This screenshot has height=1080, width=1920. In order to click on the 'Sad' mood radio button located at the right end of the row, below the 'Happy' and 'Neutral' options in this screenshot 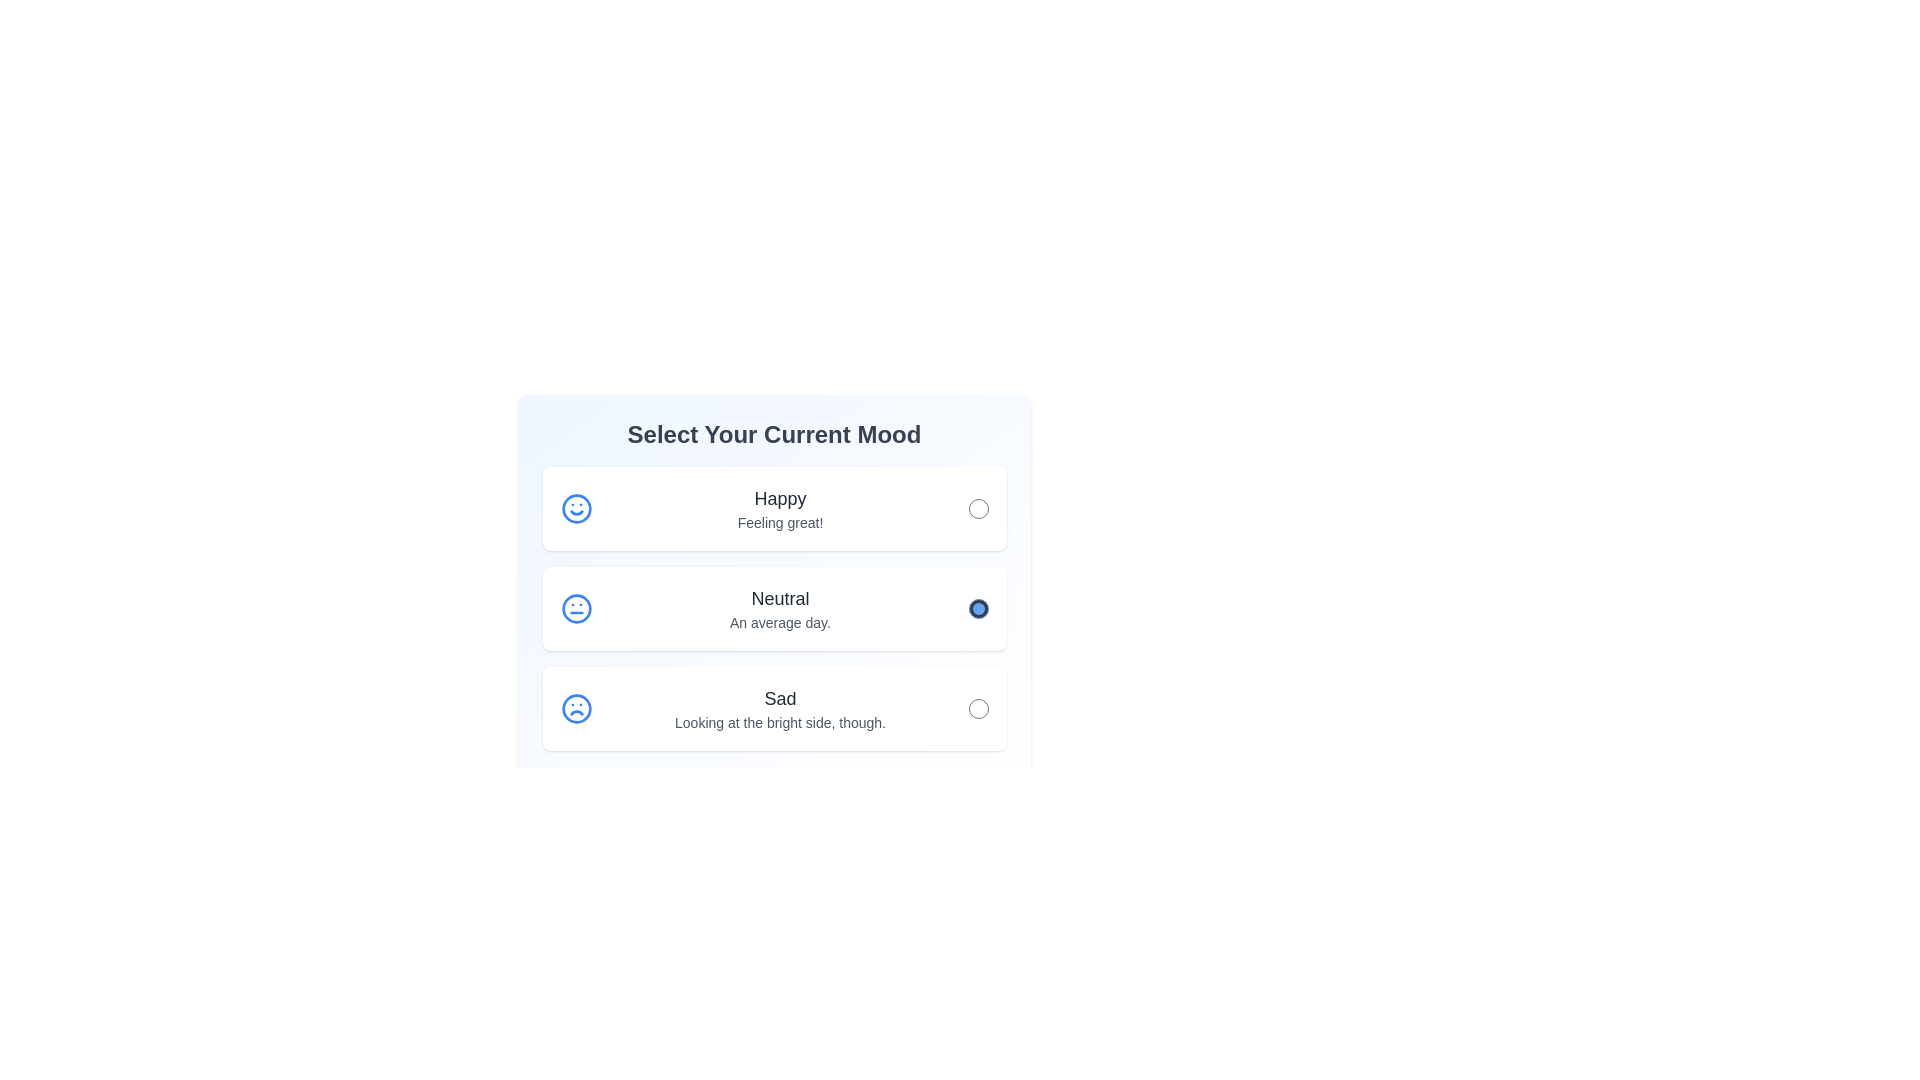, I will do `click(978, 708)`.